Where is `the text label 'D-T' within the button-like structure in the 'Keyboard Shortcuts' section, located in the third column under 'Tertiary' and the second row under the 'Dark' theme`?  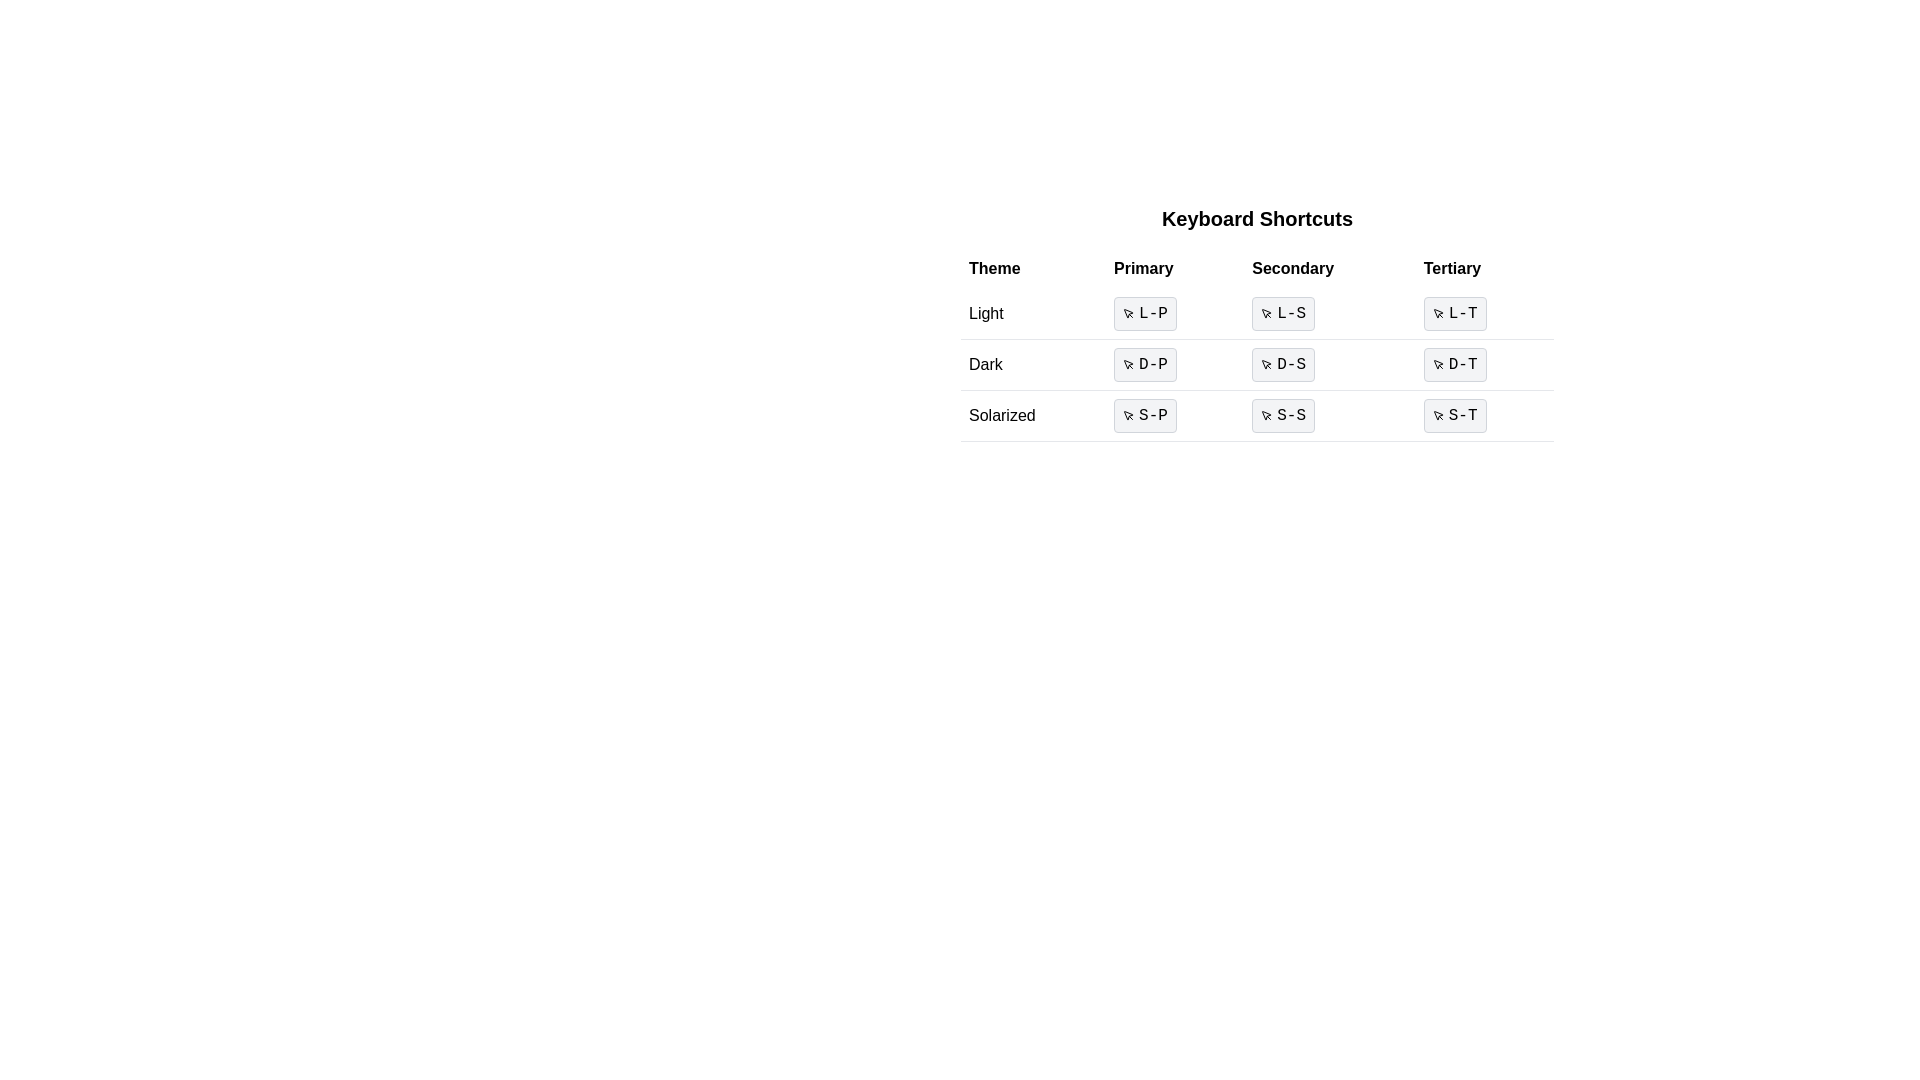
the text label 'D-T' within the button-like structure in the 'Keyboard Shortcuts' section, located in the third column under 'Tertiary' and the second row under the 'Dark' theme is located at coordinates (1463, 365).